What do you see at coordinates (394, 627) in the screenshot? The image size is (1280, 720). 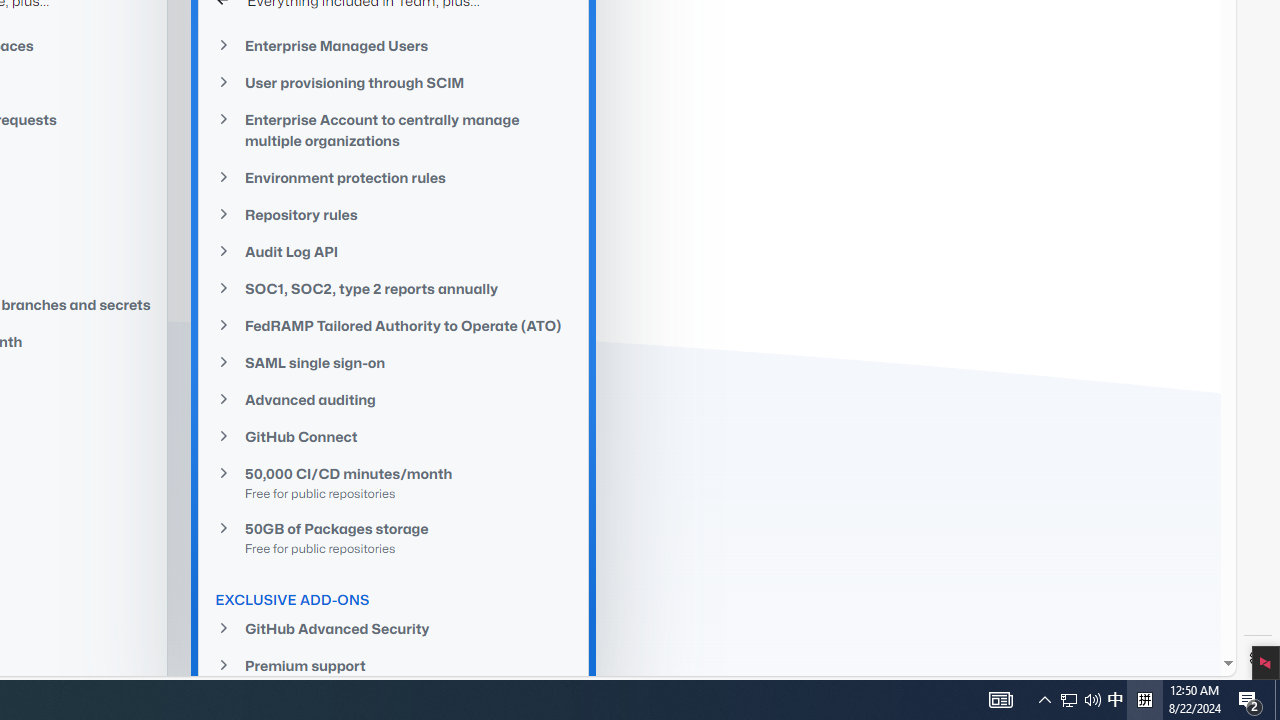 I see `'GitHub Advanced Security'` at bounding box center [394, 627].